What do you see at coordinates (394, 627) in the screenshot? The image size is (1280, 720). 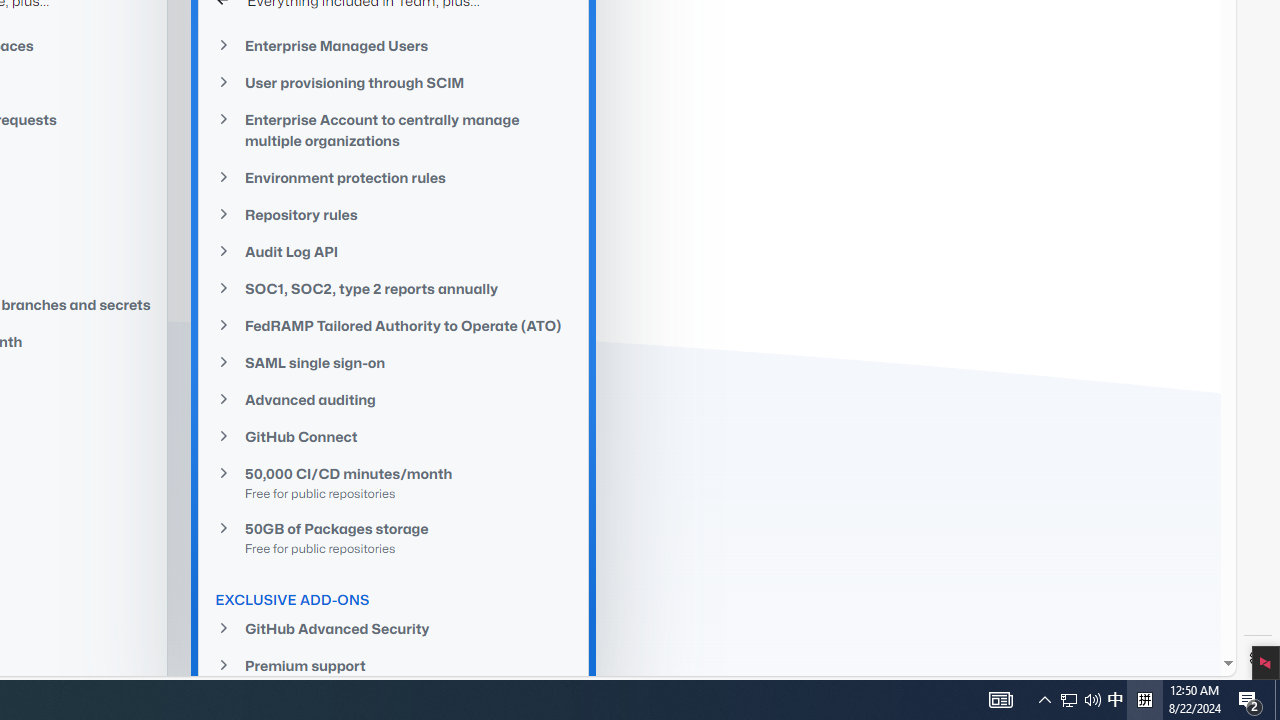 I see `'GitHub Advanced Security'` at bounding box center [394, 627].